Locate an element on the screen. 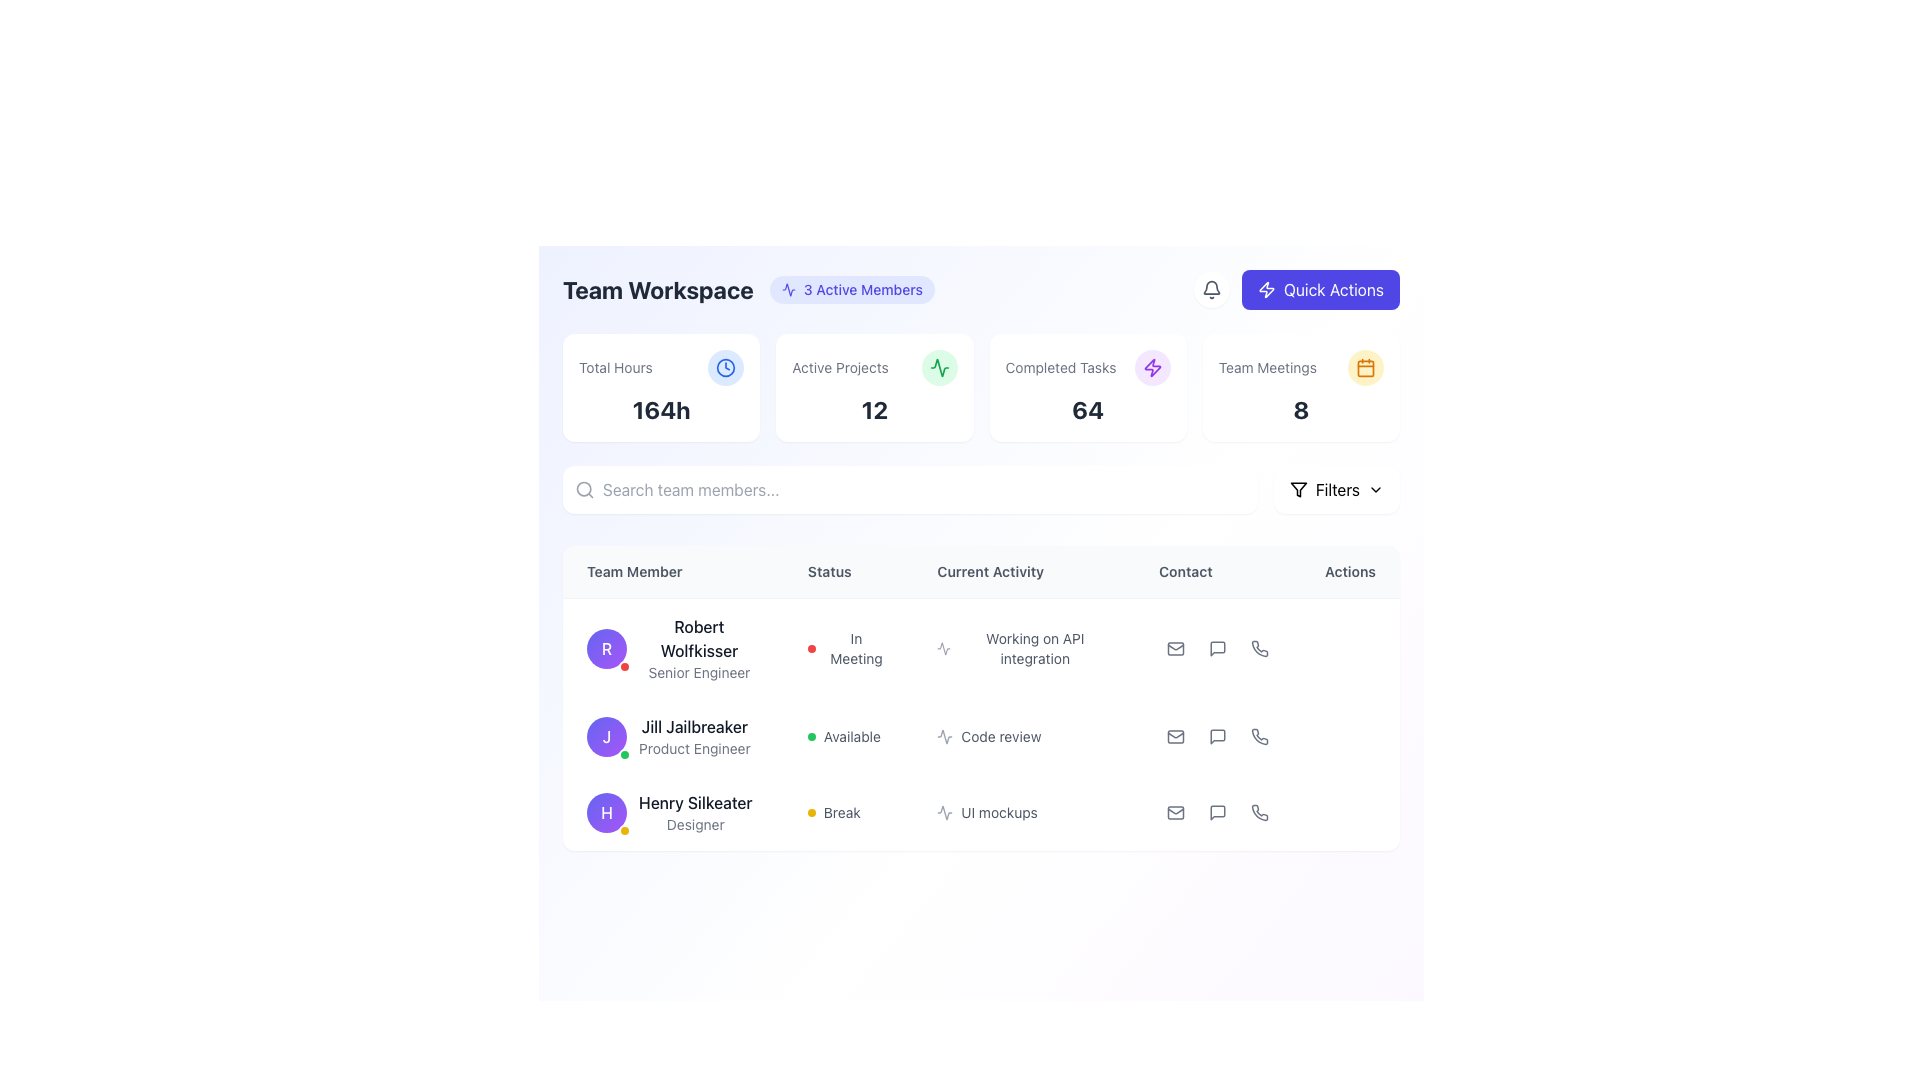 The image size is (1920, 1080). the phone icon button in the Actions column of the first row to initiate a call for user Robert Wolfkisser is located at coordinates (1259, 648).